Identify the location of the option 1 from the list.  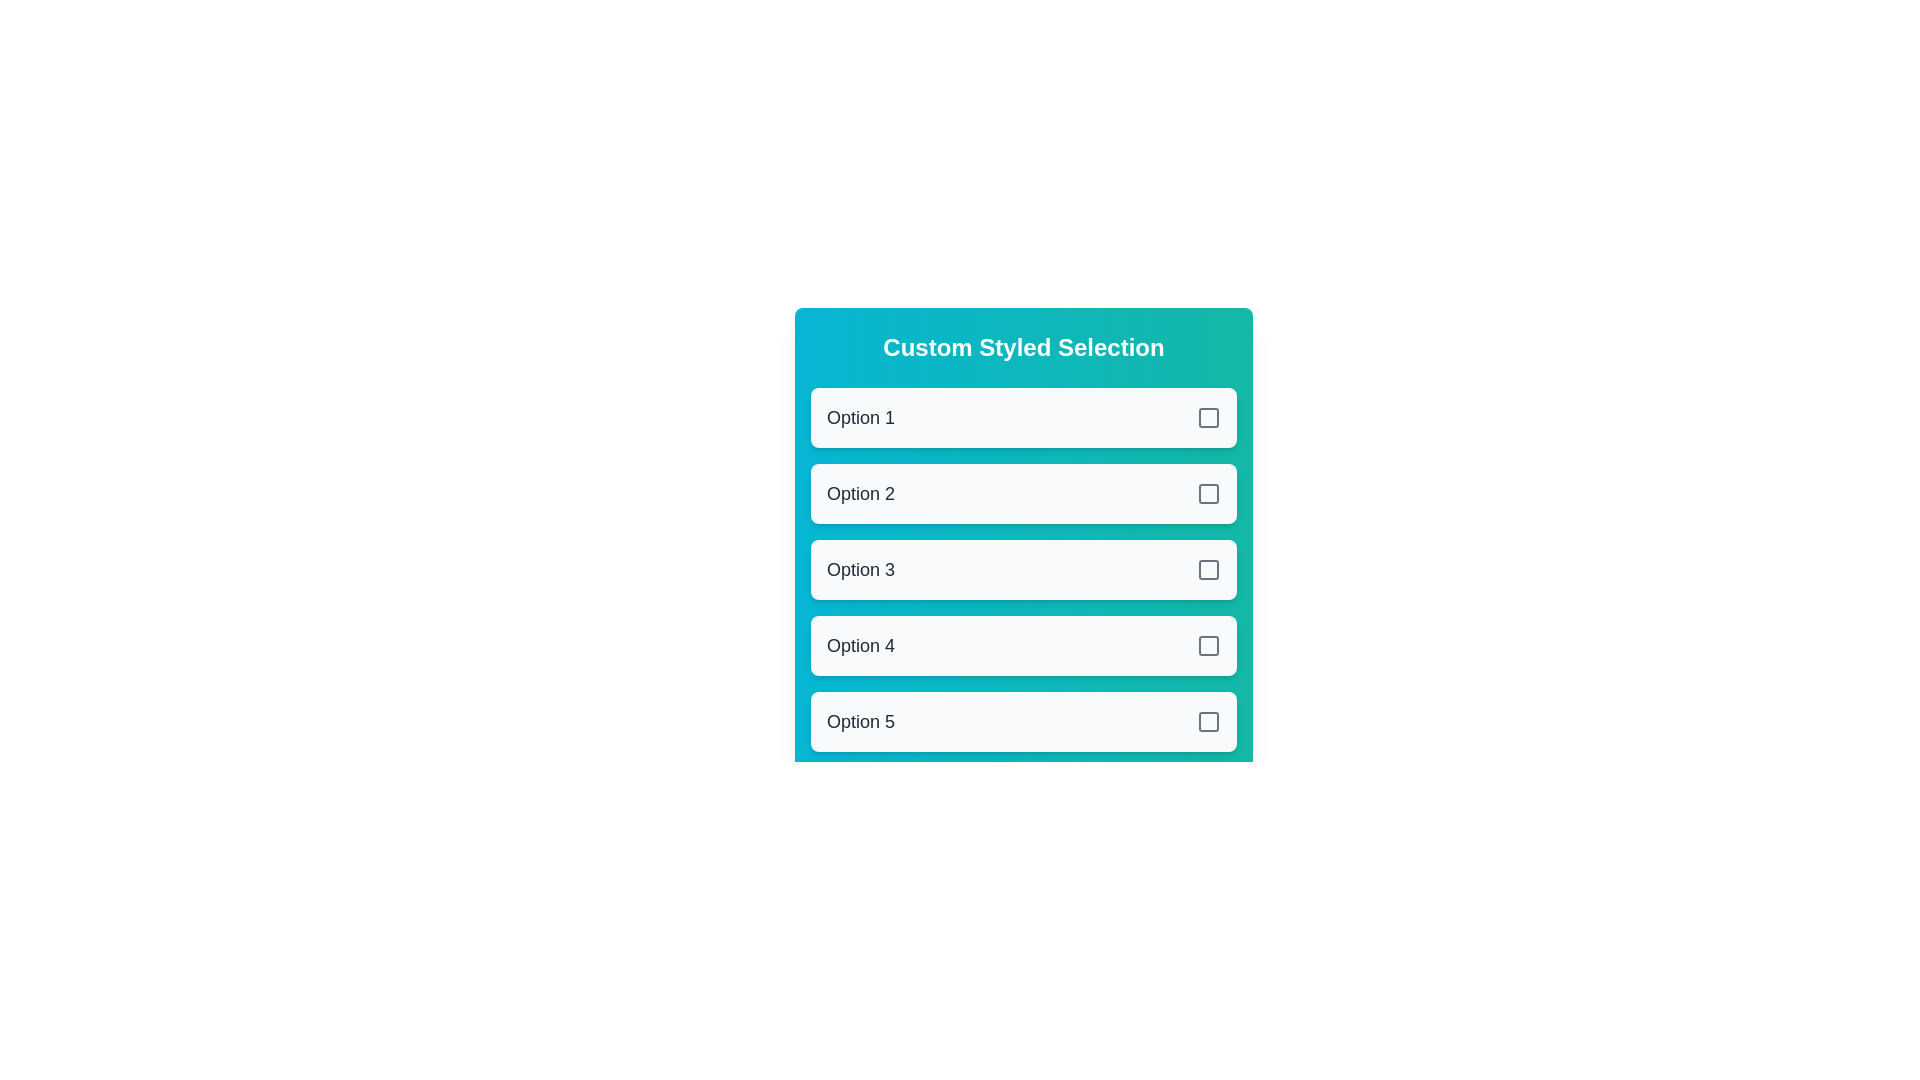
(1023, 416).